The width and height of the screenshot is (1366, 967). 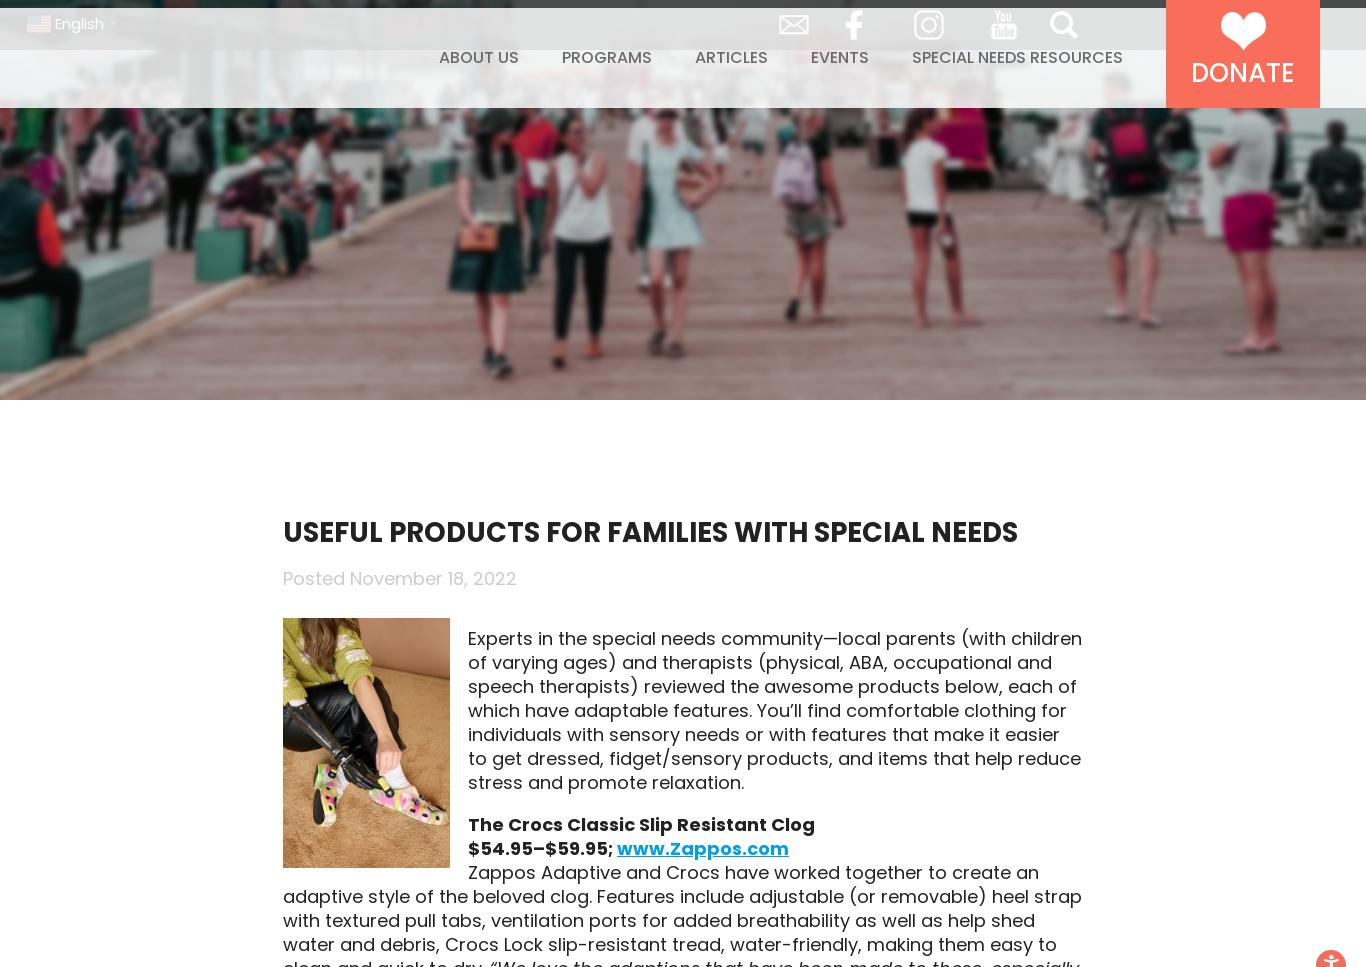 I want to click on 'Events', so click(x=838, y=99).